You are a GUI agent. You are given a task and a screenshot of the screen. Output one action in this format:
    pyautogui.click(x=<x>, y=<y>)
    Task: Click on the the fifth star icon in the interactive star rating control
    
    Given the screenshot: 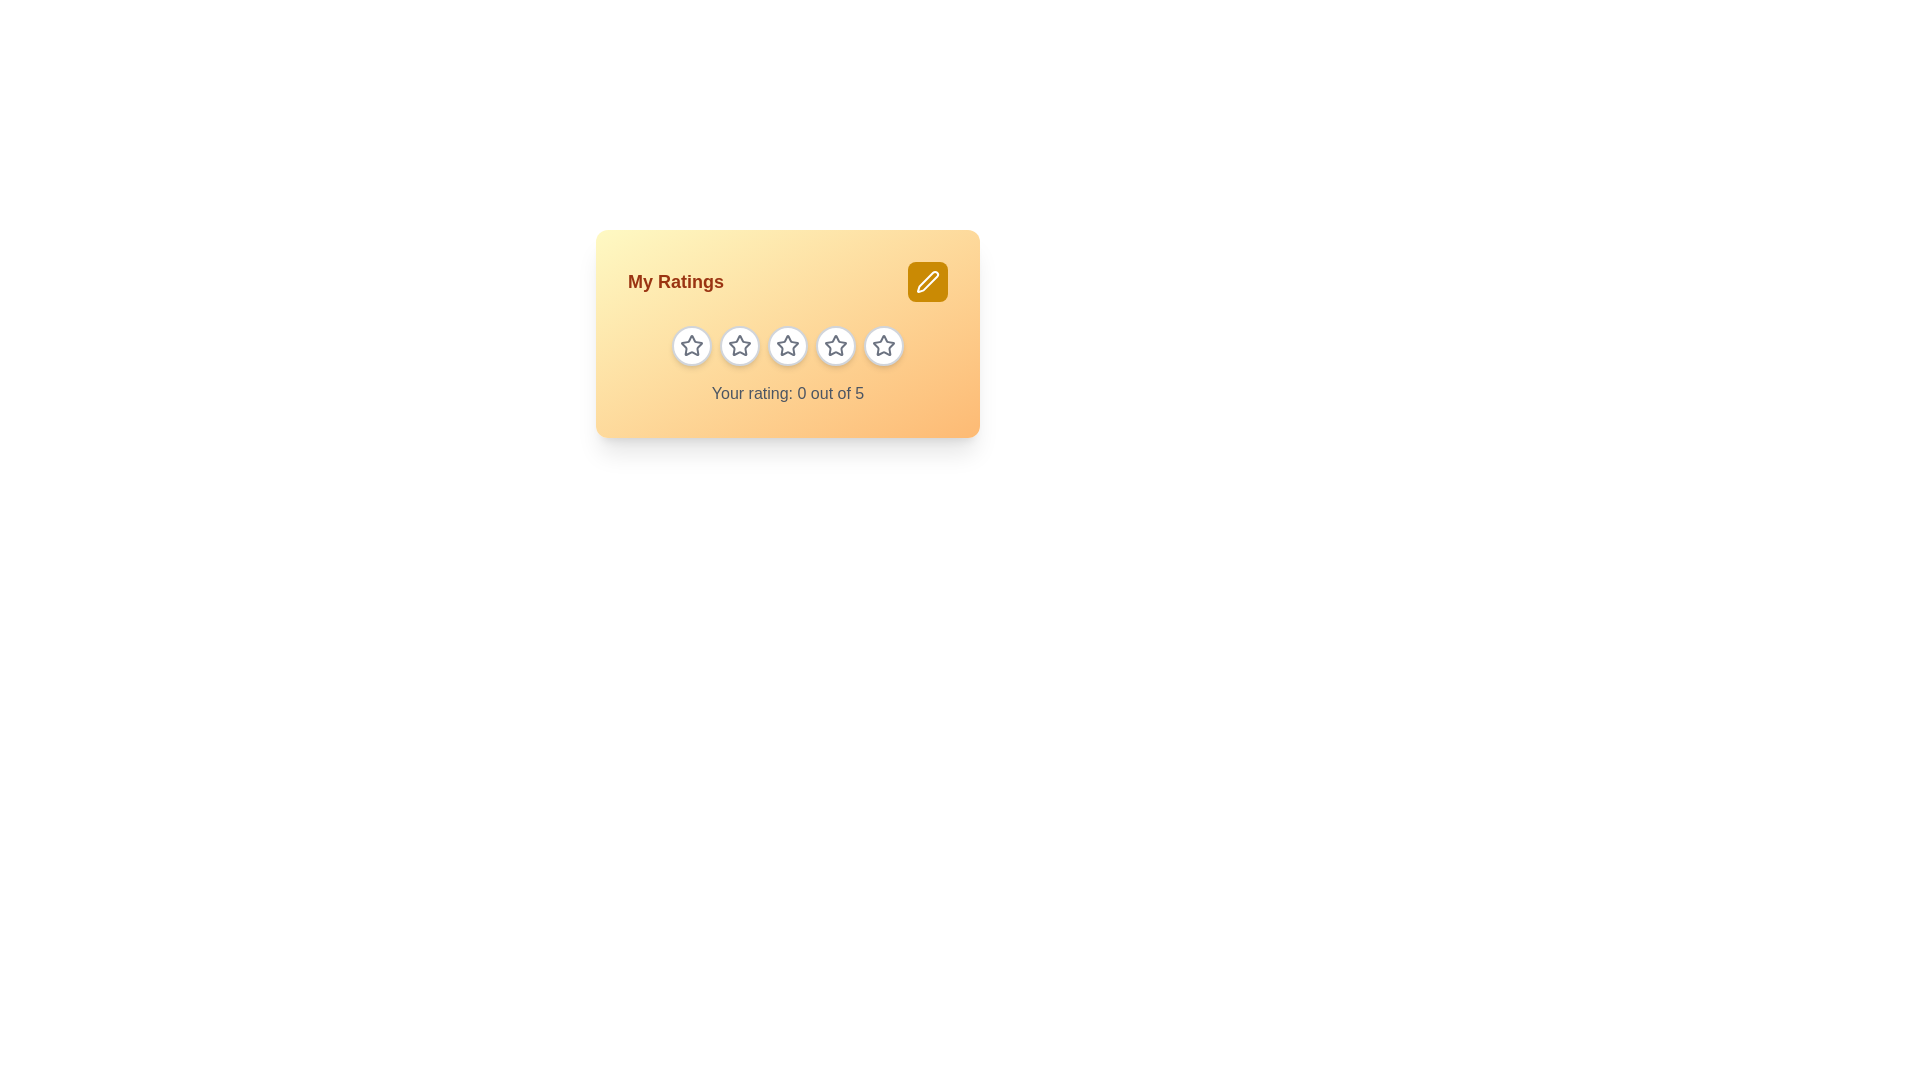 What is the action you would take?
    pyautogui.click(x=882, y=344)
    